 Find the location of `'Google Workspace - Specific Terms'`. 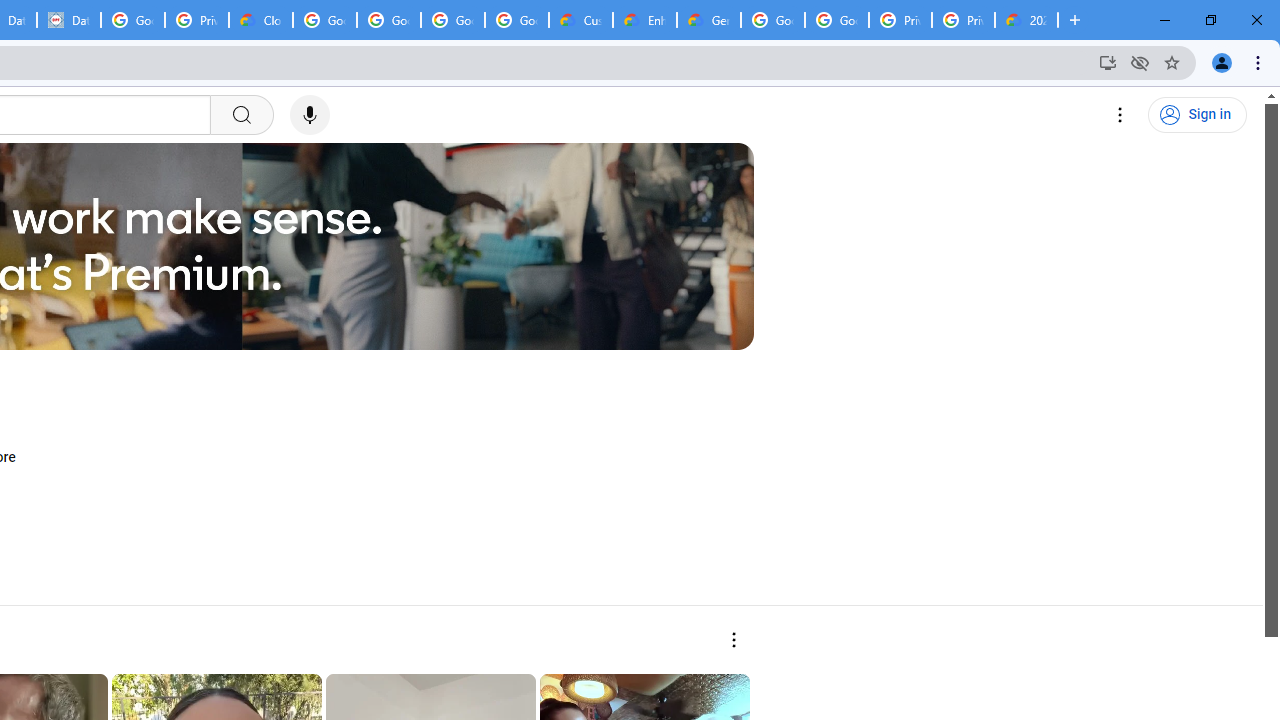

'Google Workspace - Specific Terms' is located at coordinates (517, 20).